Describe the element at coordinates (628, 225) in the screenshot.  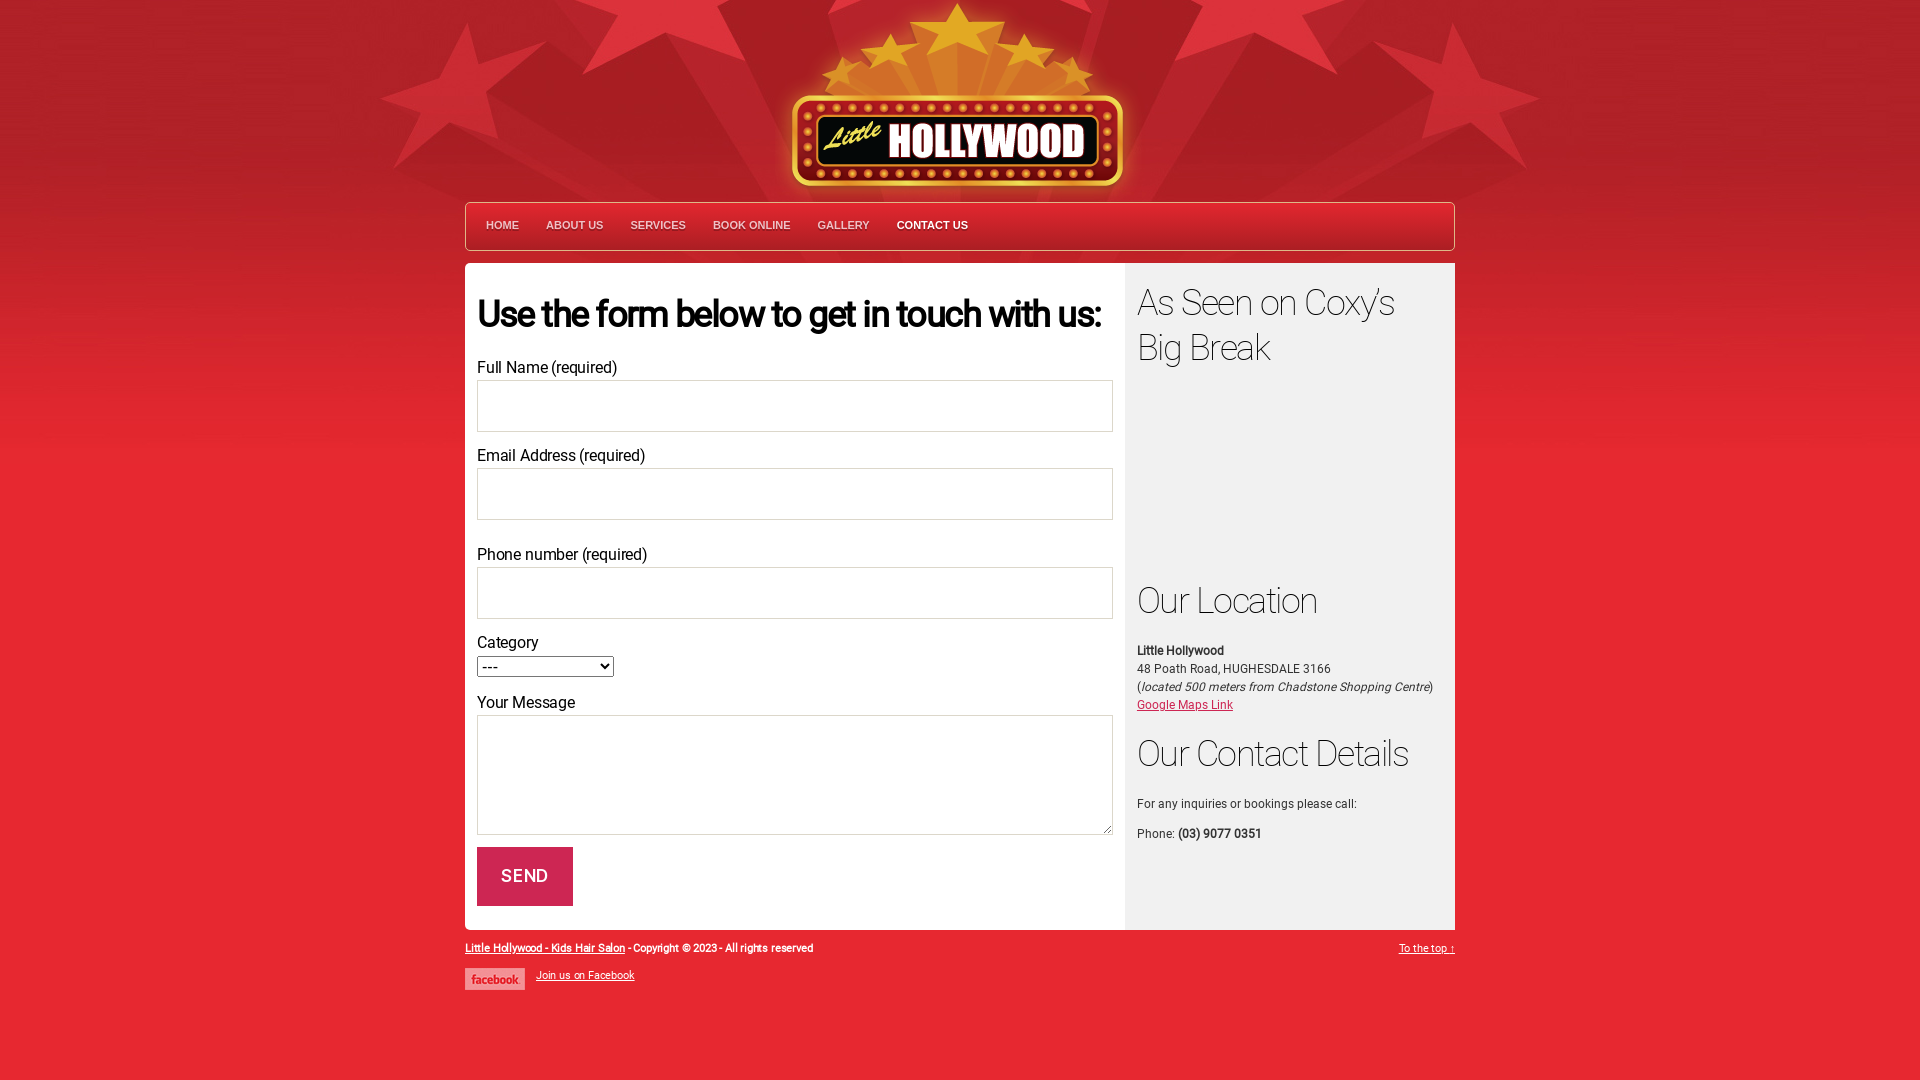
I see `'SERVICES'` at that location.